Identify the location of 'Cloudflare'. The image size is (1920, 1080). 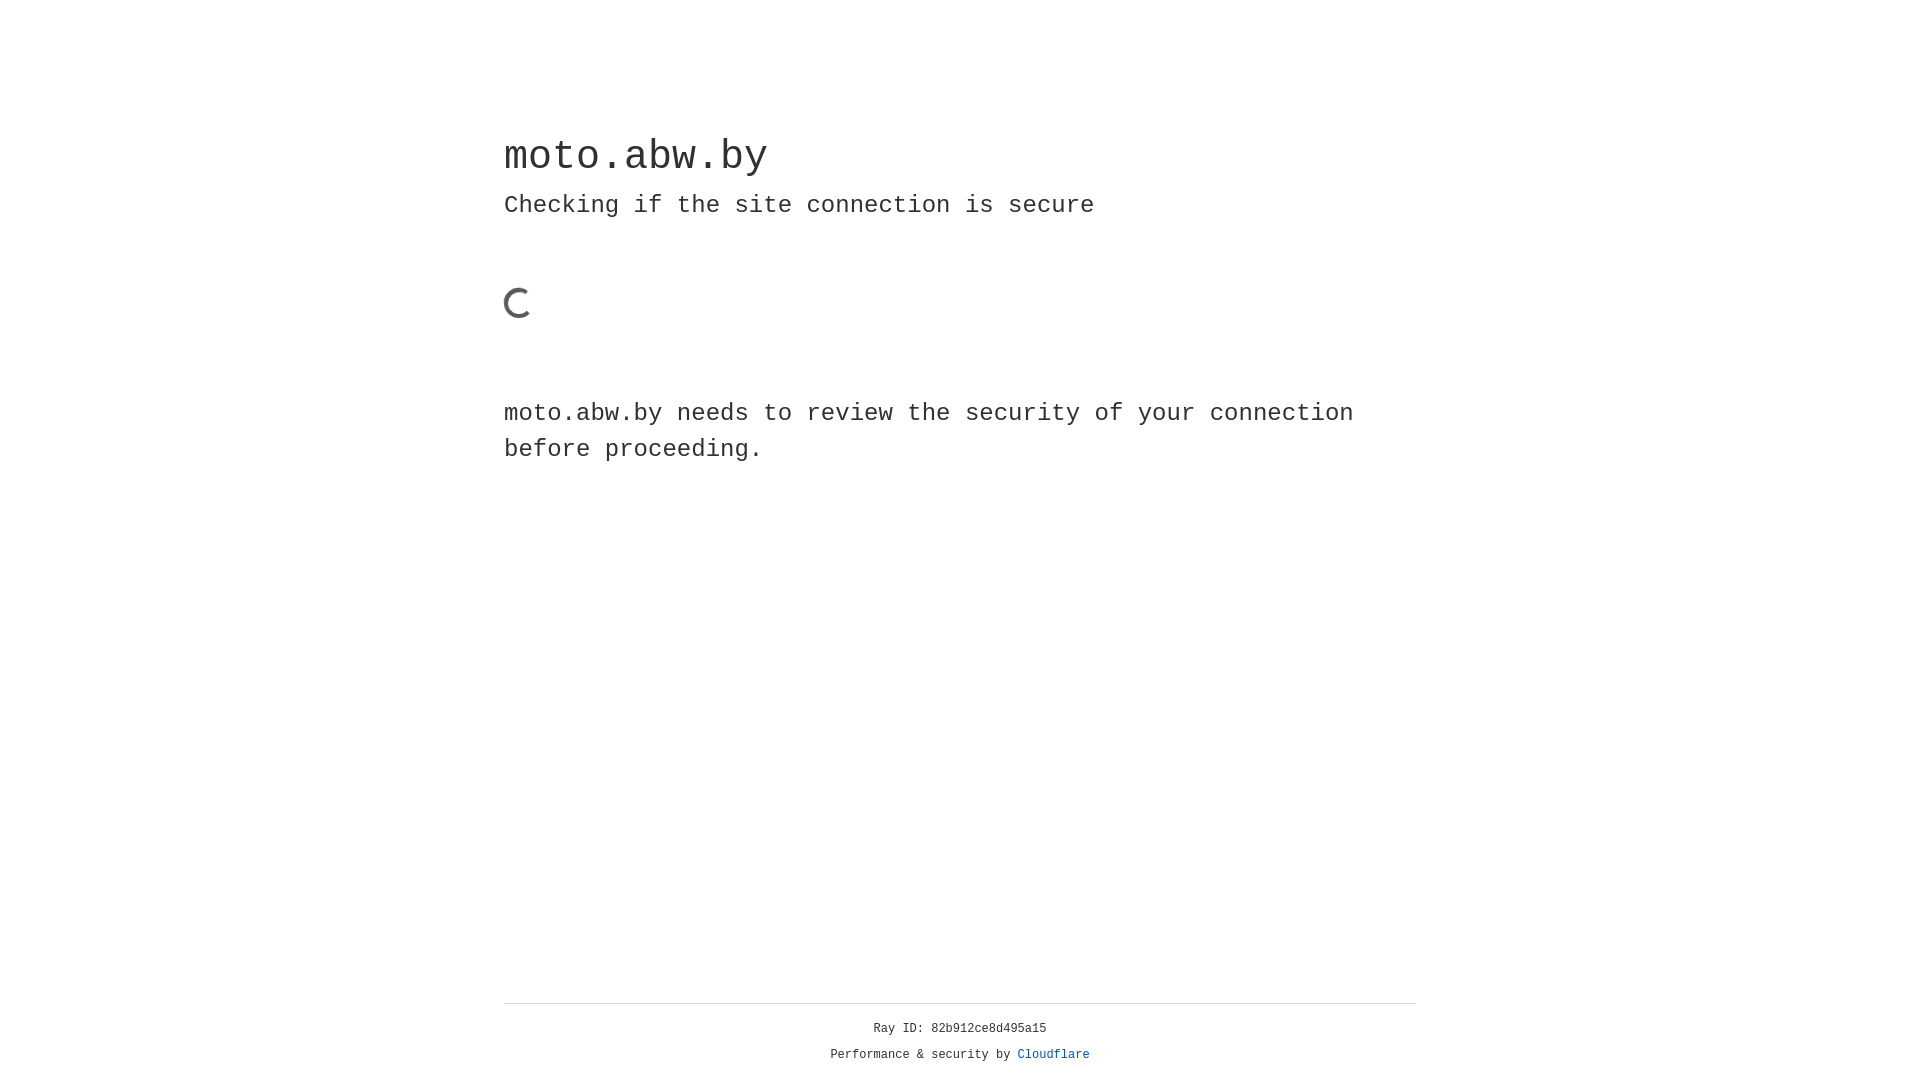
(1017, 1054).